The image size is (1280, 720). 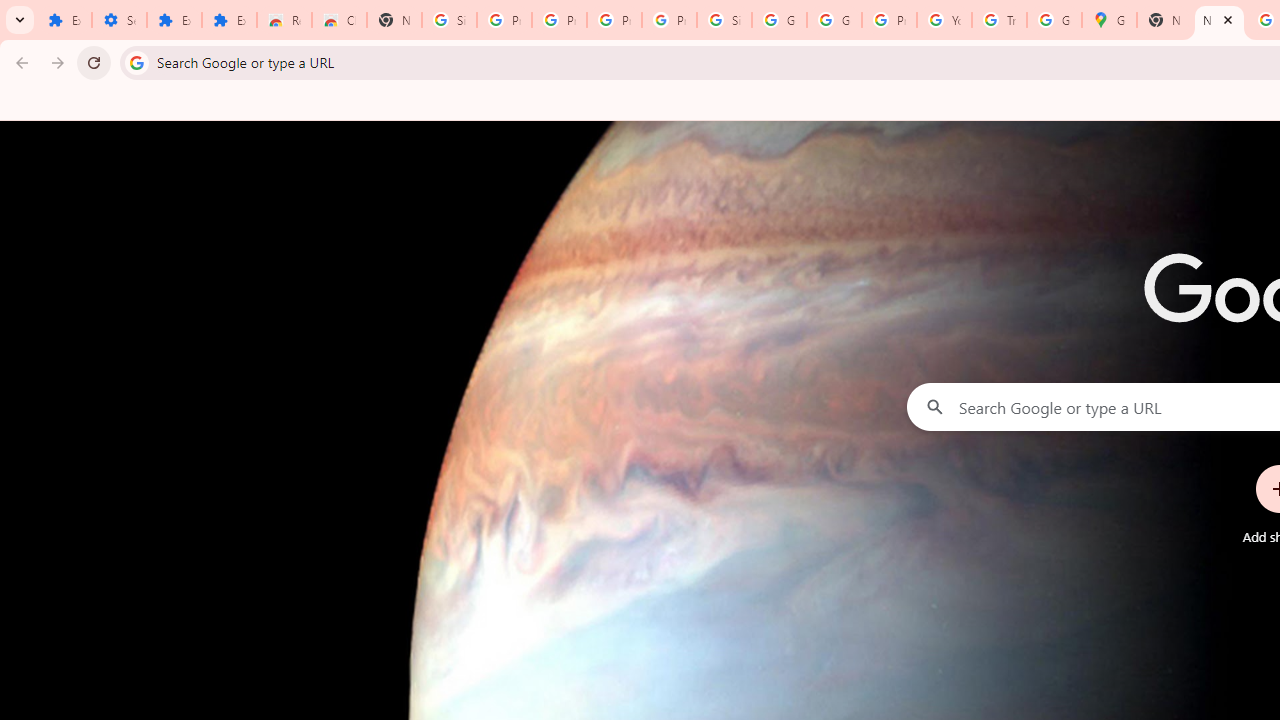 I want to click on 'Google Maps', so click(x=1108, y=20).